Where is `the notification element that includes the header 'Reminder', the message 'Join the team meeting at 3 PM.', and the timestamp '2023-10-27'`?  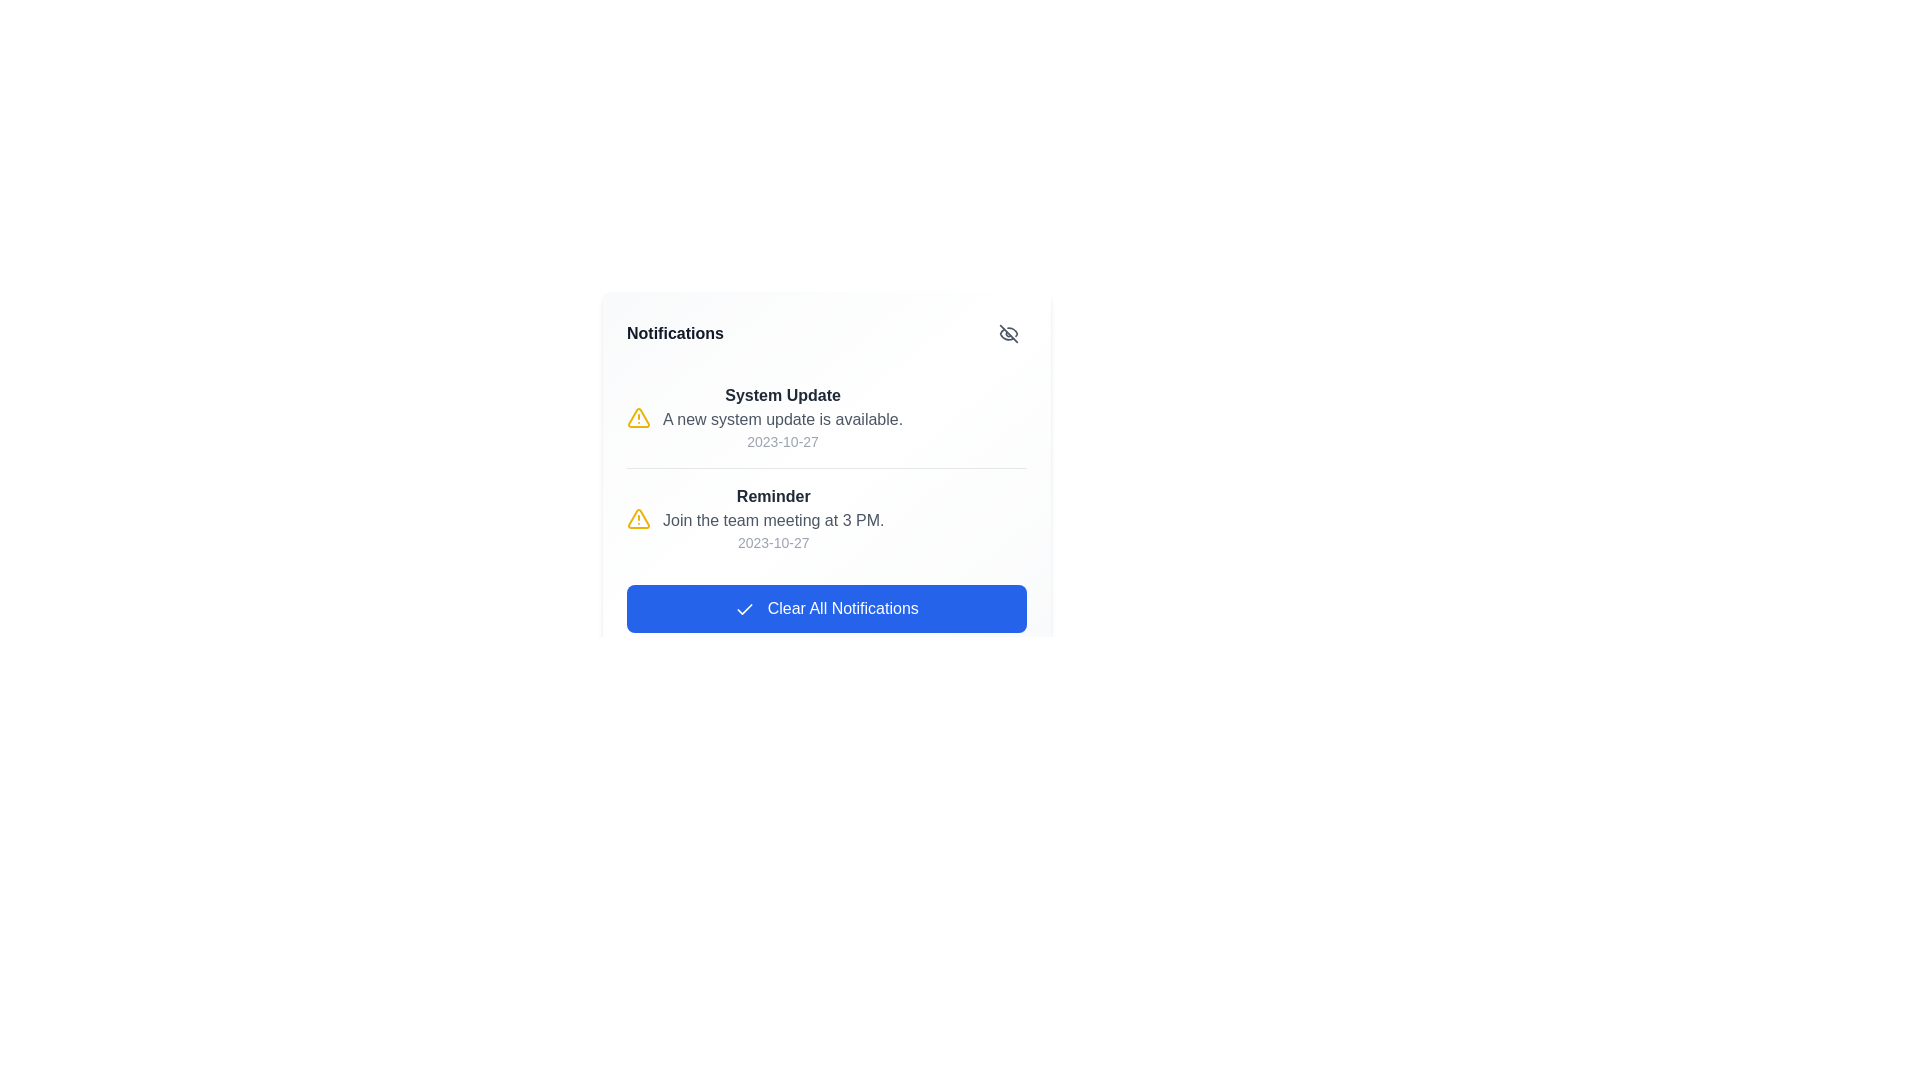
the notification element that includes the header 'Reminder', the message 'Join the team meeting at 3 PM.', and the timestamp '2023-10-27' is located at coordinates (772, 518).